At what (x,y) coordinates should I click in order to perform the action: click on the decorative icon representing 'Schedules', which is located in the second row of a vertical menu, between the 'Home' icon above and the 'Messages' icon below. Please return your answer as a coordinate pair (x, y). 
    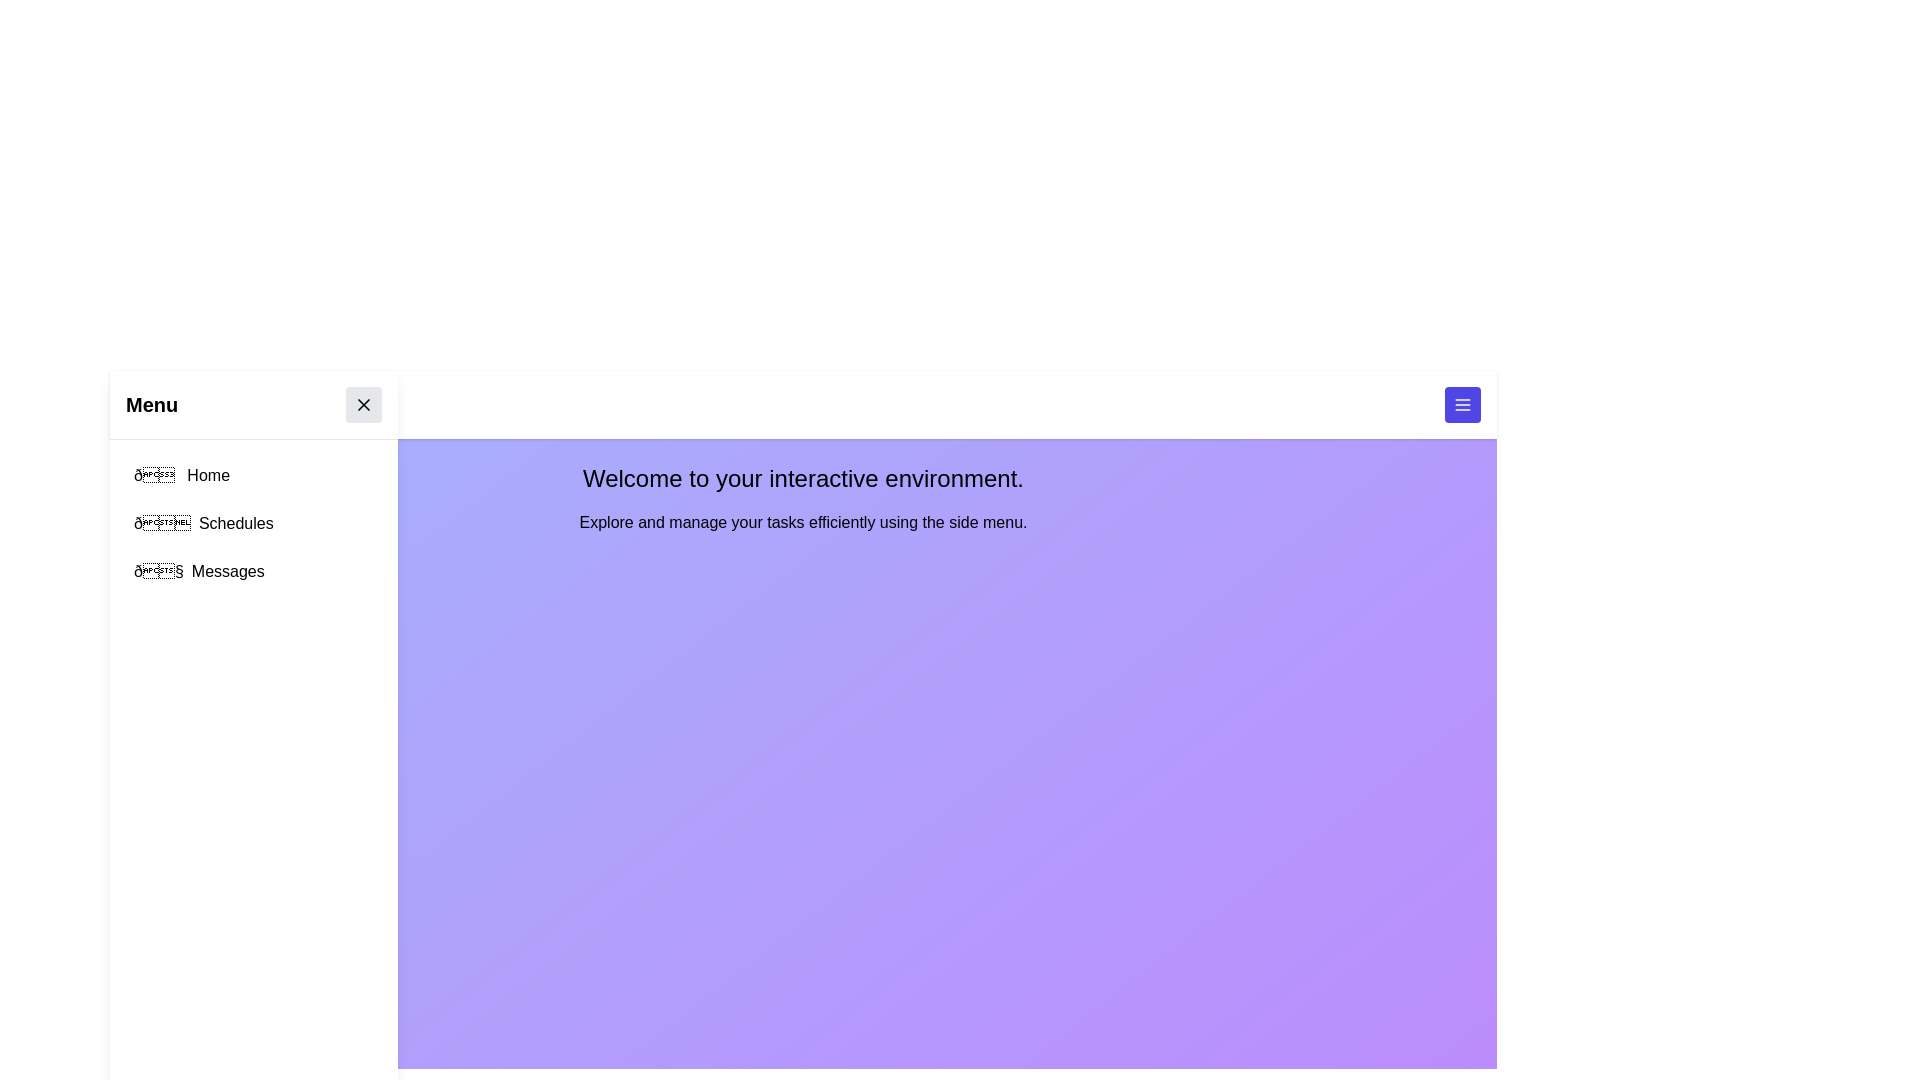
    Looking at the image, I should click on (162, 523).